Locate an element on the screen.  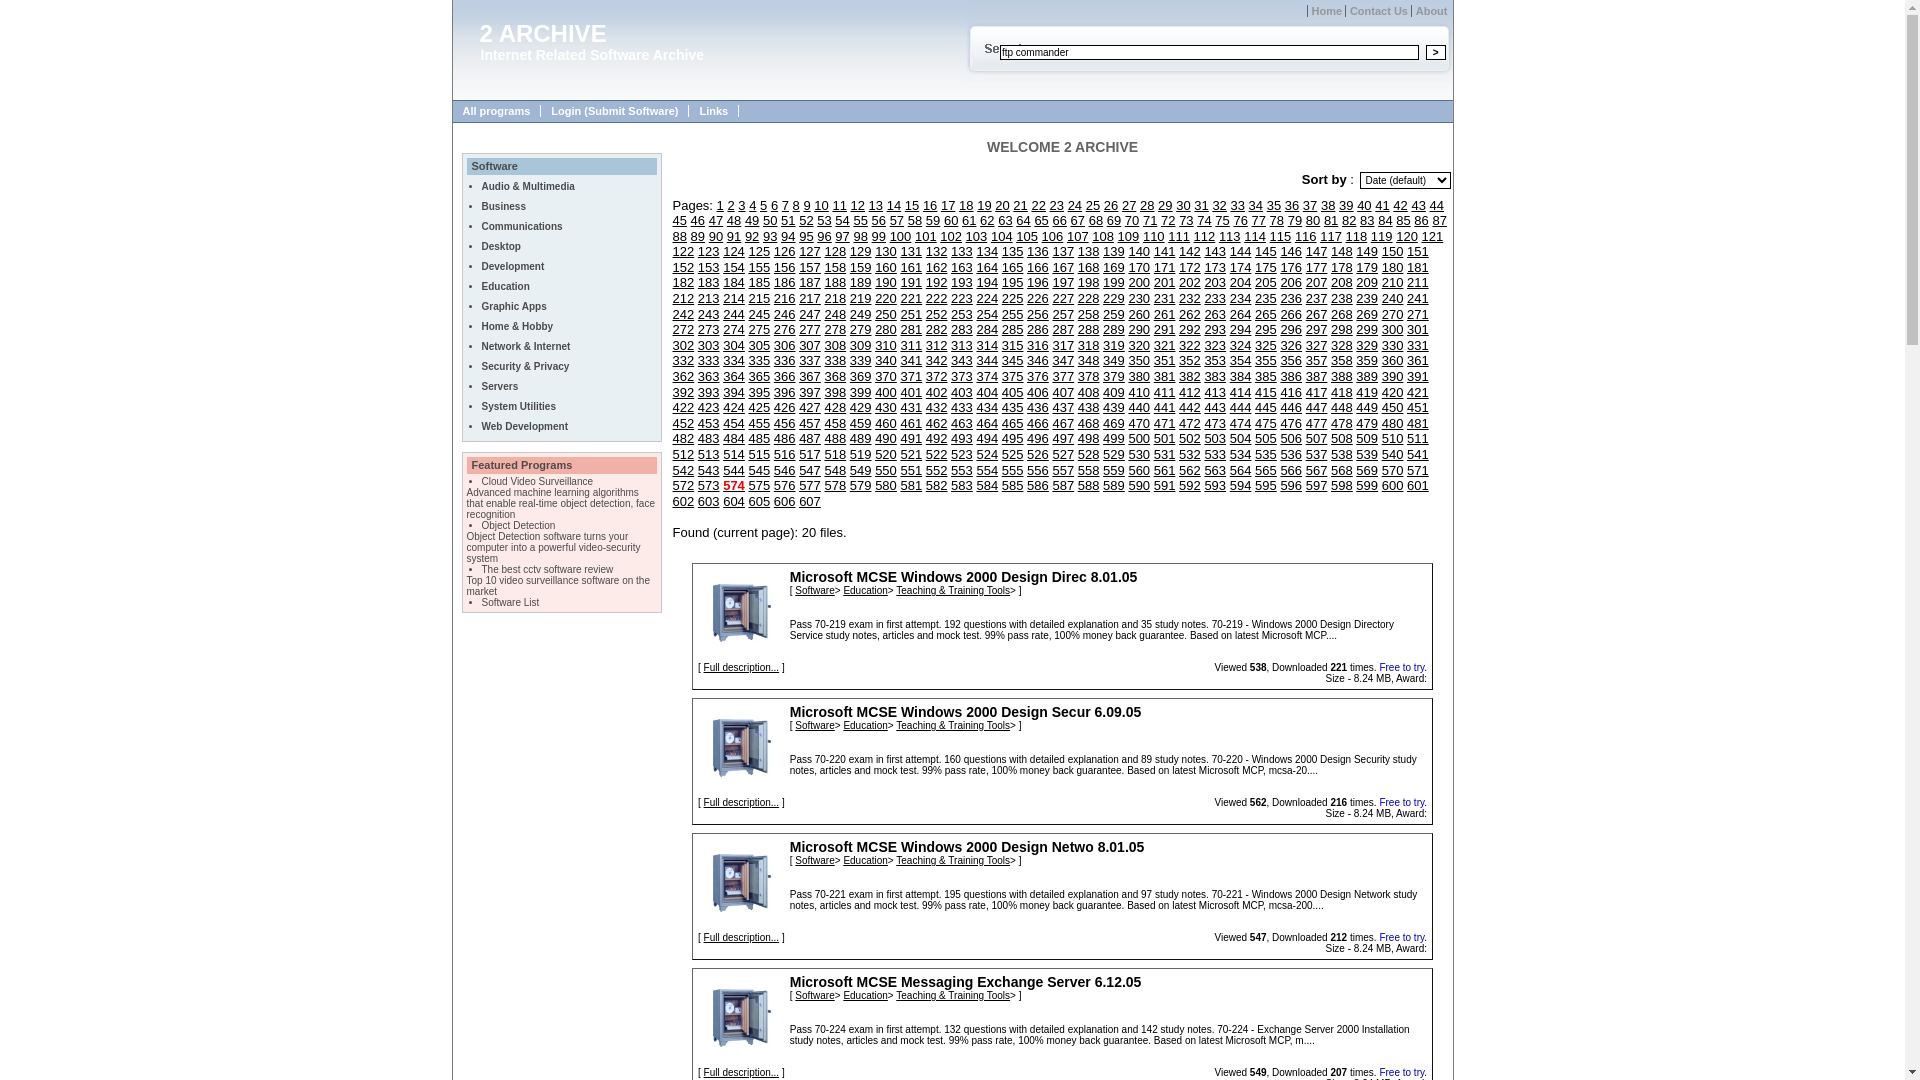
'530' is located at coordinates (1138, 454).